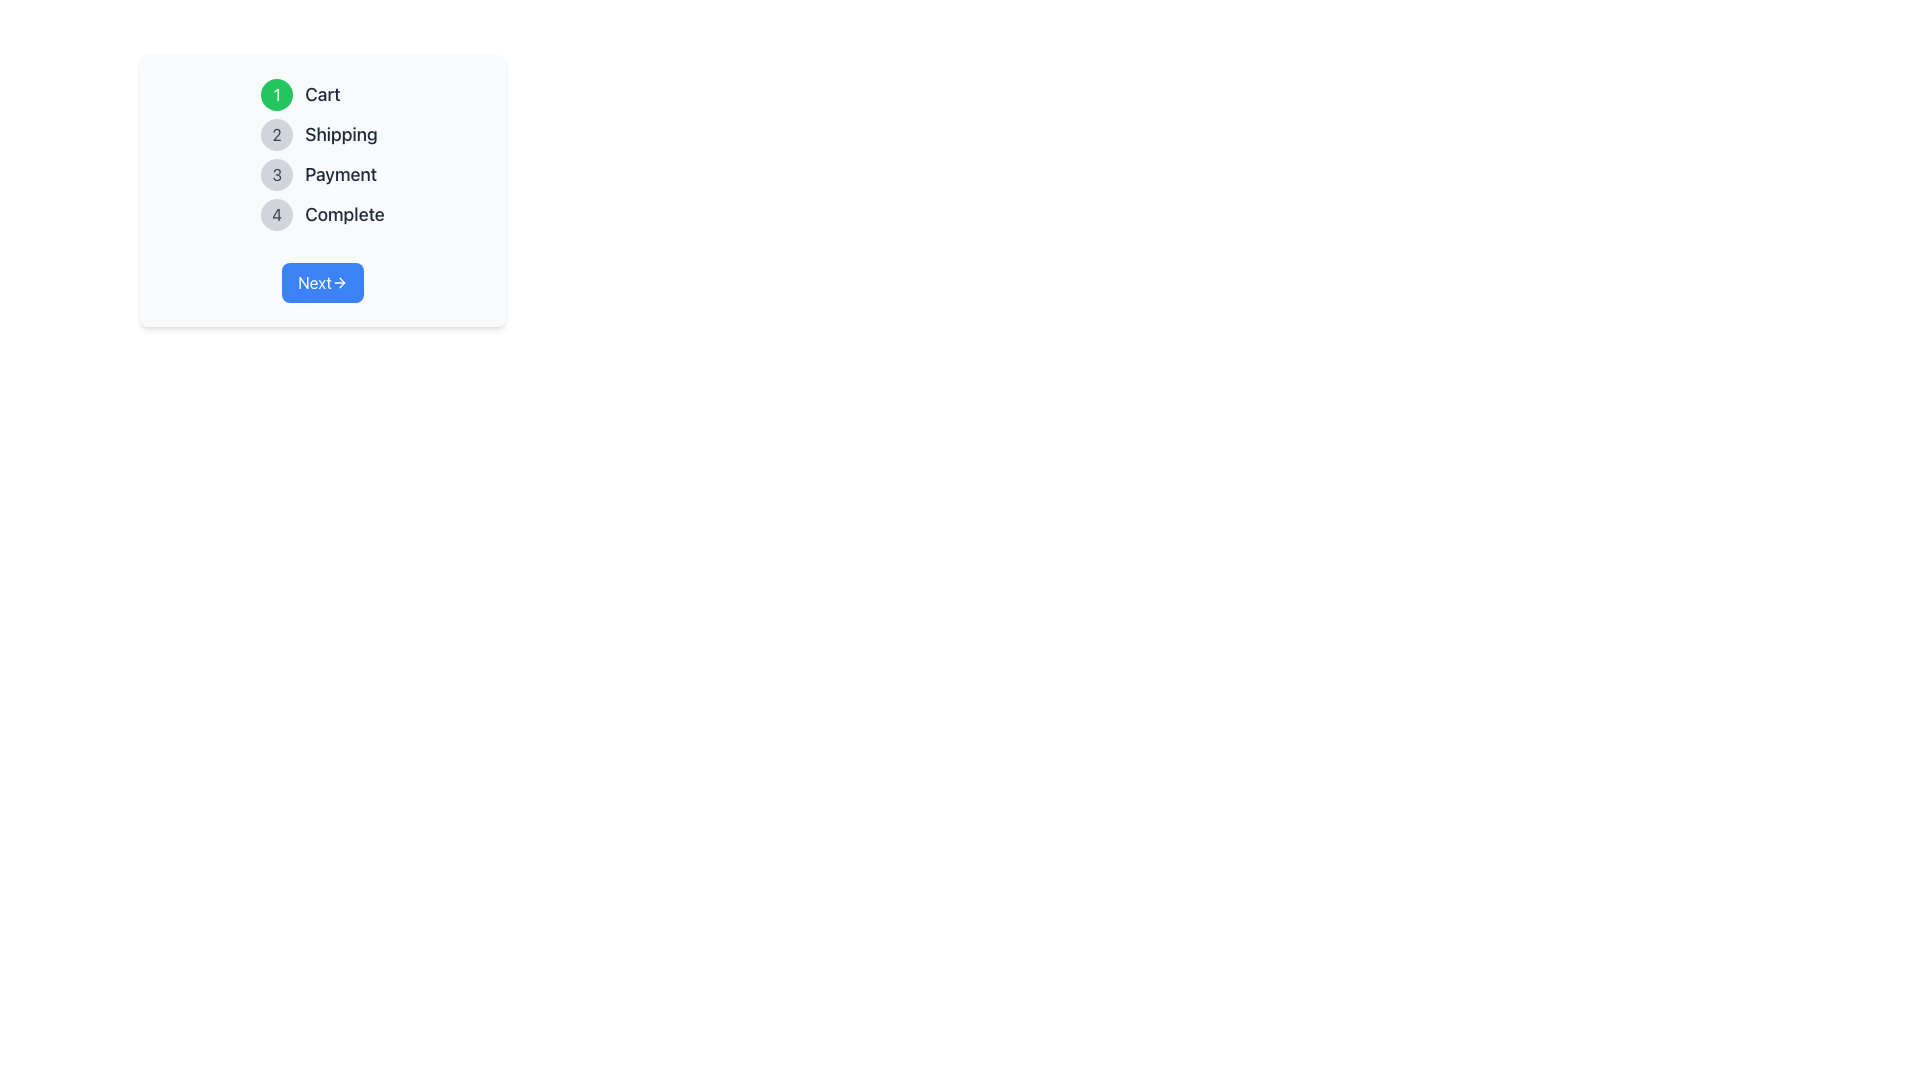 This screenshot has height=1080, width=1920. Describe the element at coordinates (322, 282) in the screenshot. I see `the navigation button located at the bottom of the step-based interface` at that location.